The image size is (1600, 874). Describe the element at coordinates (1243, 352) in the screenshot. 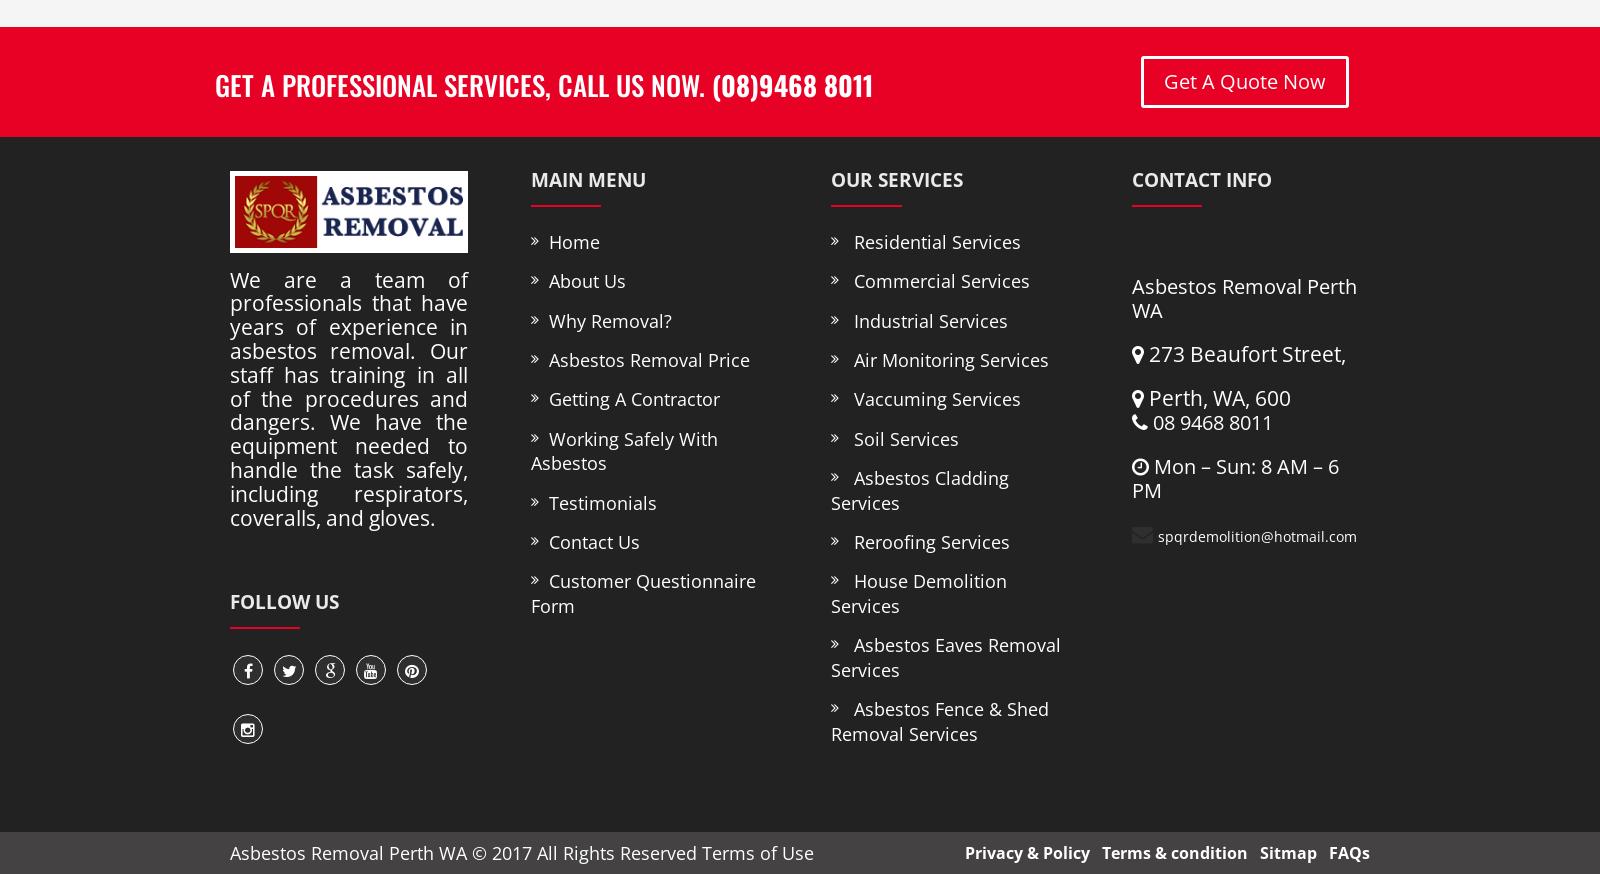

I see `'273 Beaufort Street,'` at that location.